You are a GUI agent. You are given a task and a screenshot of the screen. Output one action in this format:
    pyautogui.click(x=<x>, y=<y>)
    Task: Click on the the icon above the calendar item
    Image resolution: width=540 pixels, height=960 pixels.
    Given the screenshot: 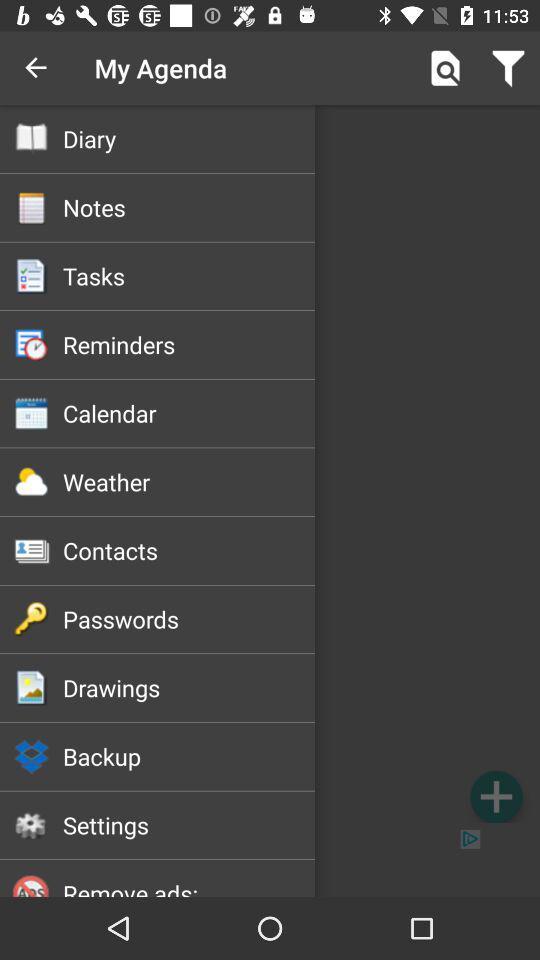 What is the action you would take?
    pyautogui.click(x=189, y=344)
    